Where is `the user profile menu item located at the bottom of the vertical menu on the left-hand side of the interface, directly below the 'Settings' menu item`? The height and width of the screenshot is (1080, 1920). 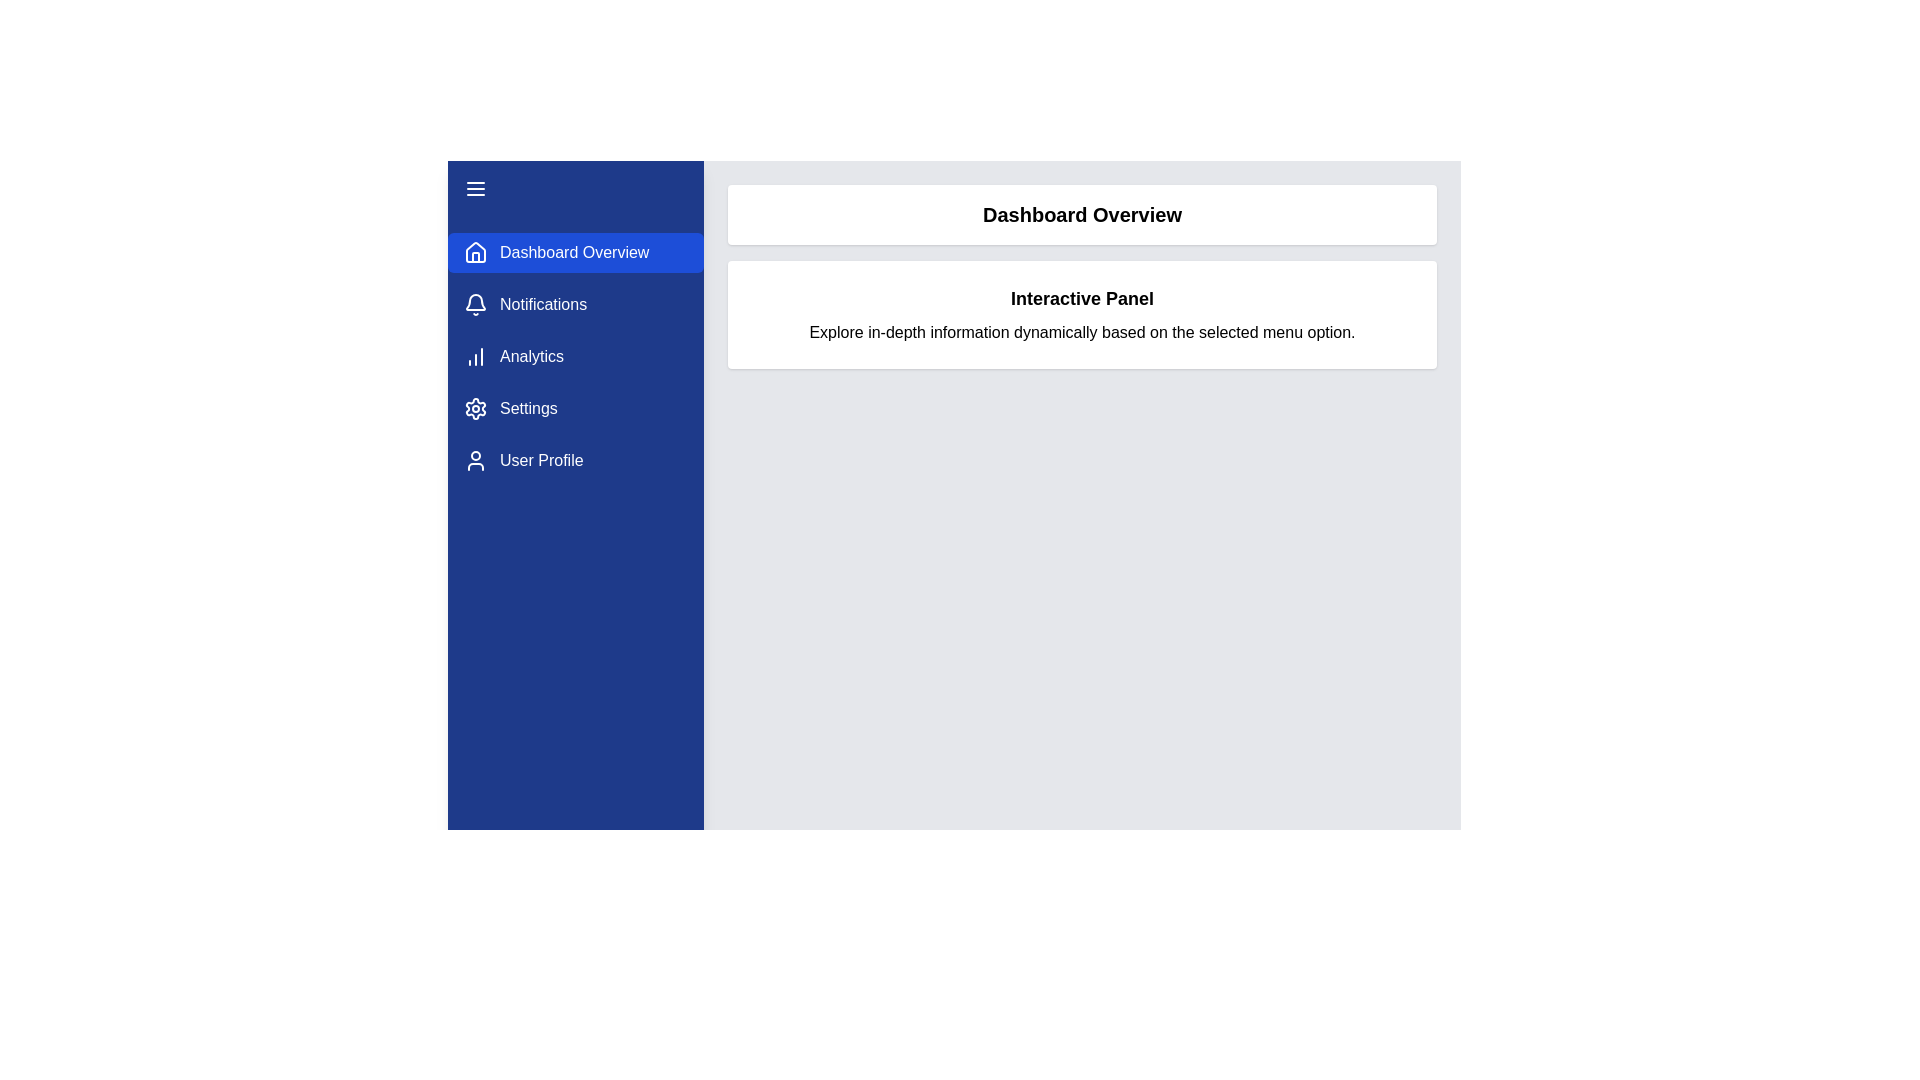 the user profile menu item located at the bottom of the vertical menu on the left-hand side of the interface, directly below the 'Settings' menu item is located at coordinates (575, 461).